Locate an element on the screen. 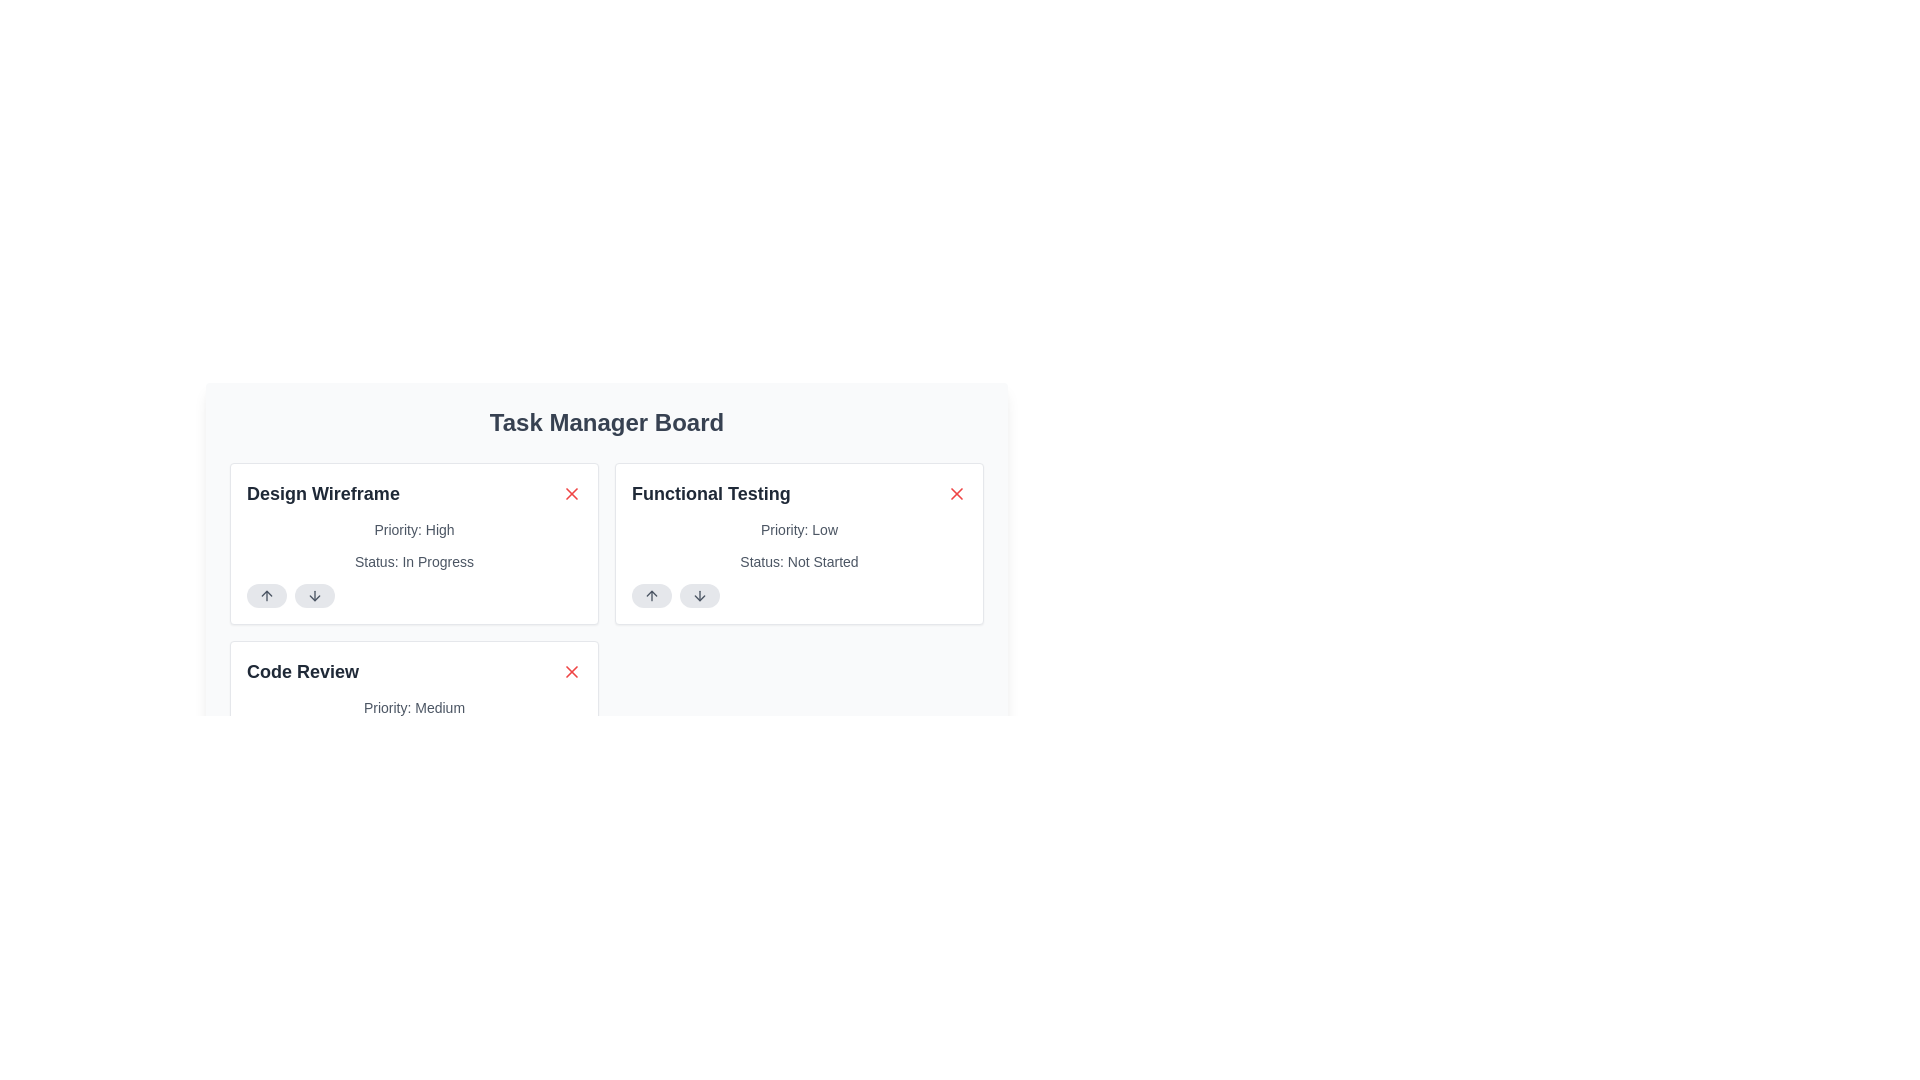 The height and width of the screenshot is (1080, 1920). the close button (interactive SVG icon) located at the top-right corner of the 'Design Wireframe' card is located at coordinates (570, 493).